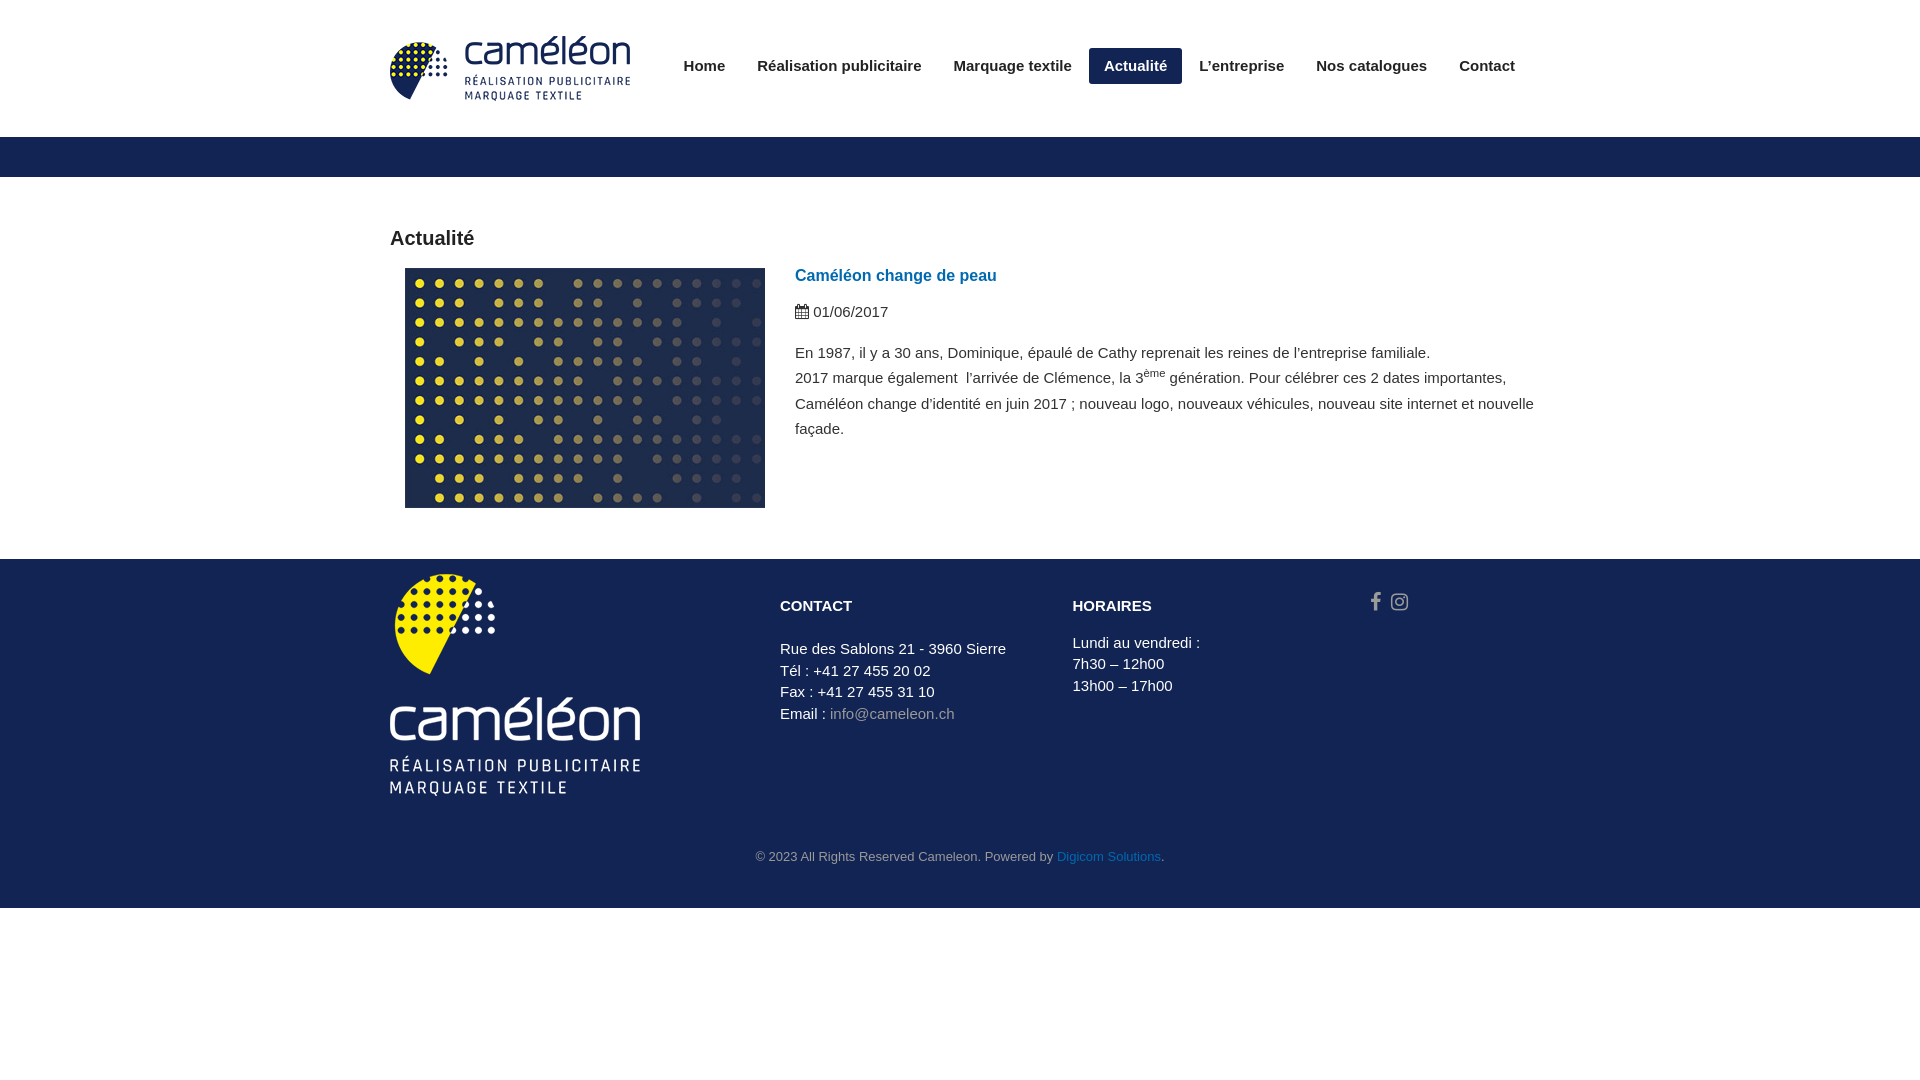  What do you see at coordinates (1107, 855) in the screenshot?
I see `'Digicom Solutions'` at bounding box center [1107, 855].